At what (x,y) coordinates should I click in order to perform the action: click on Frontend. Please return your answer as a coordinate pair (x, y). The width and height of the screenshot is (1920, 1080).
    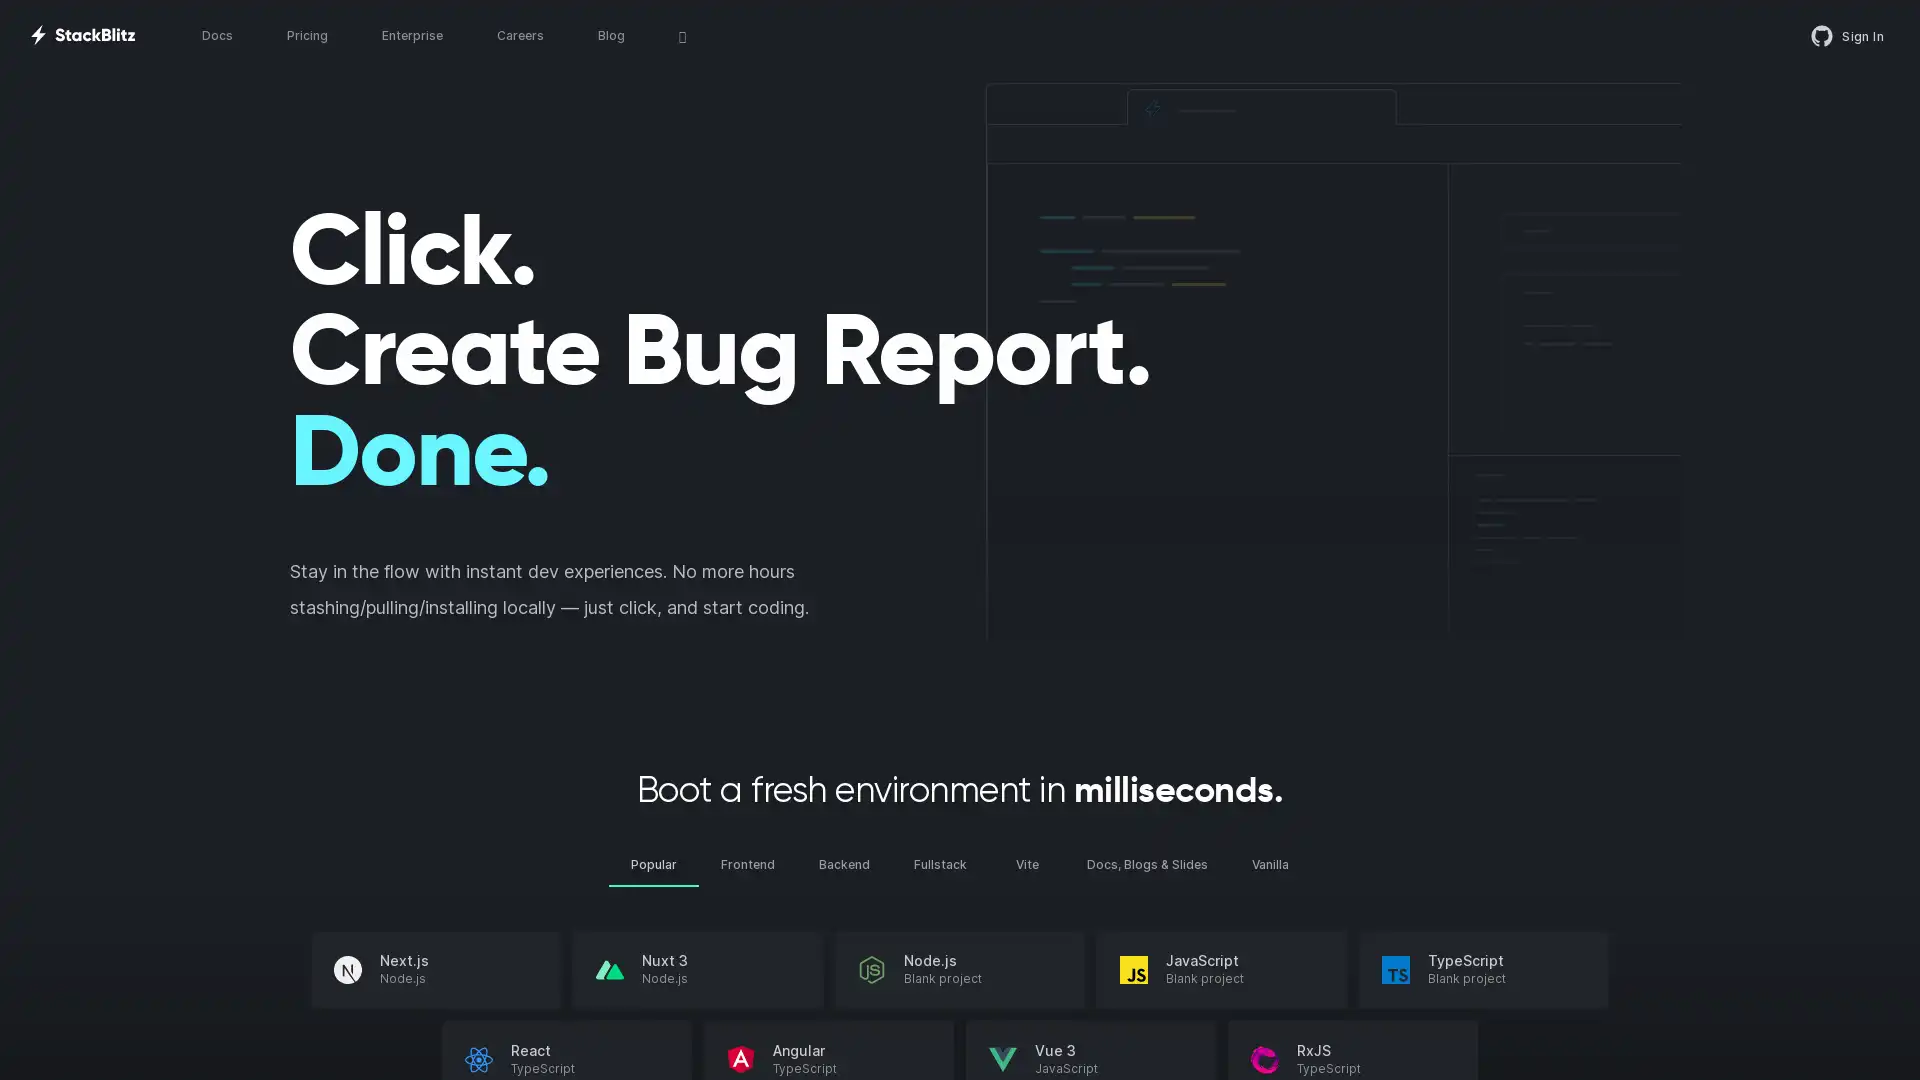
    Looking at the image, I should click on (747, 863).